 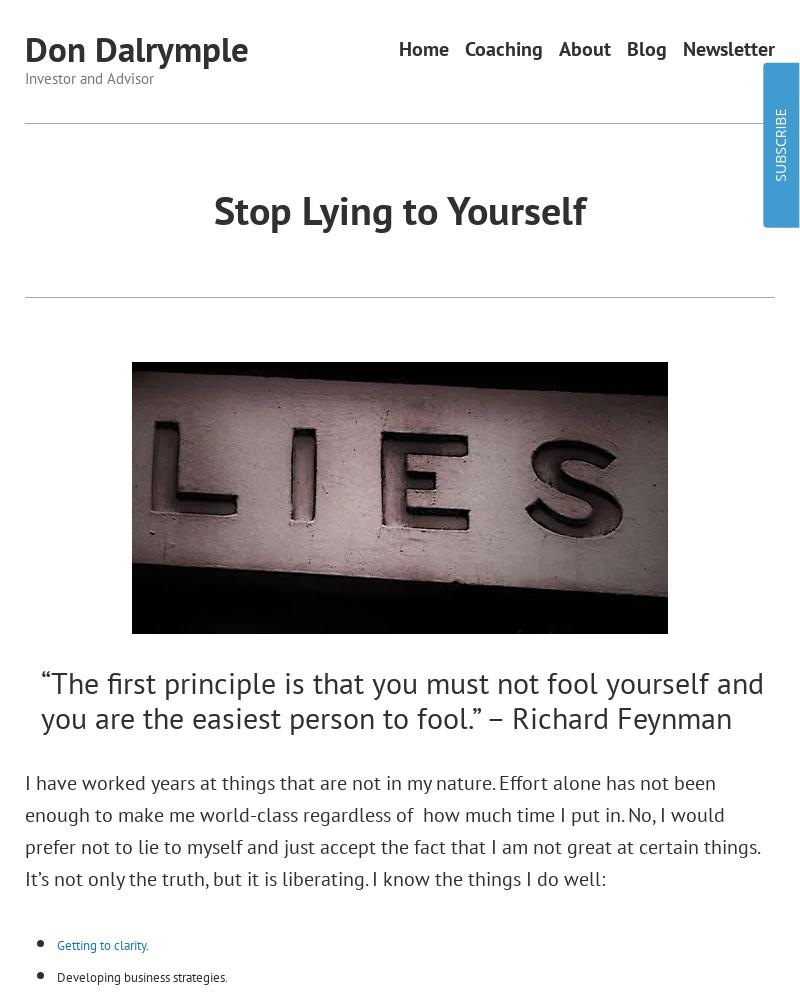 What do you see at coordinates (24, 49) in the screenshot?
I see `'Don Dalrymple'` at bounding box center [24, 49].